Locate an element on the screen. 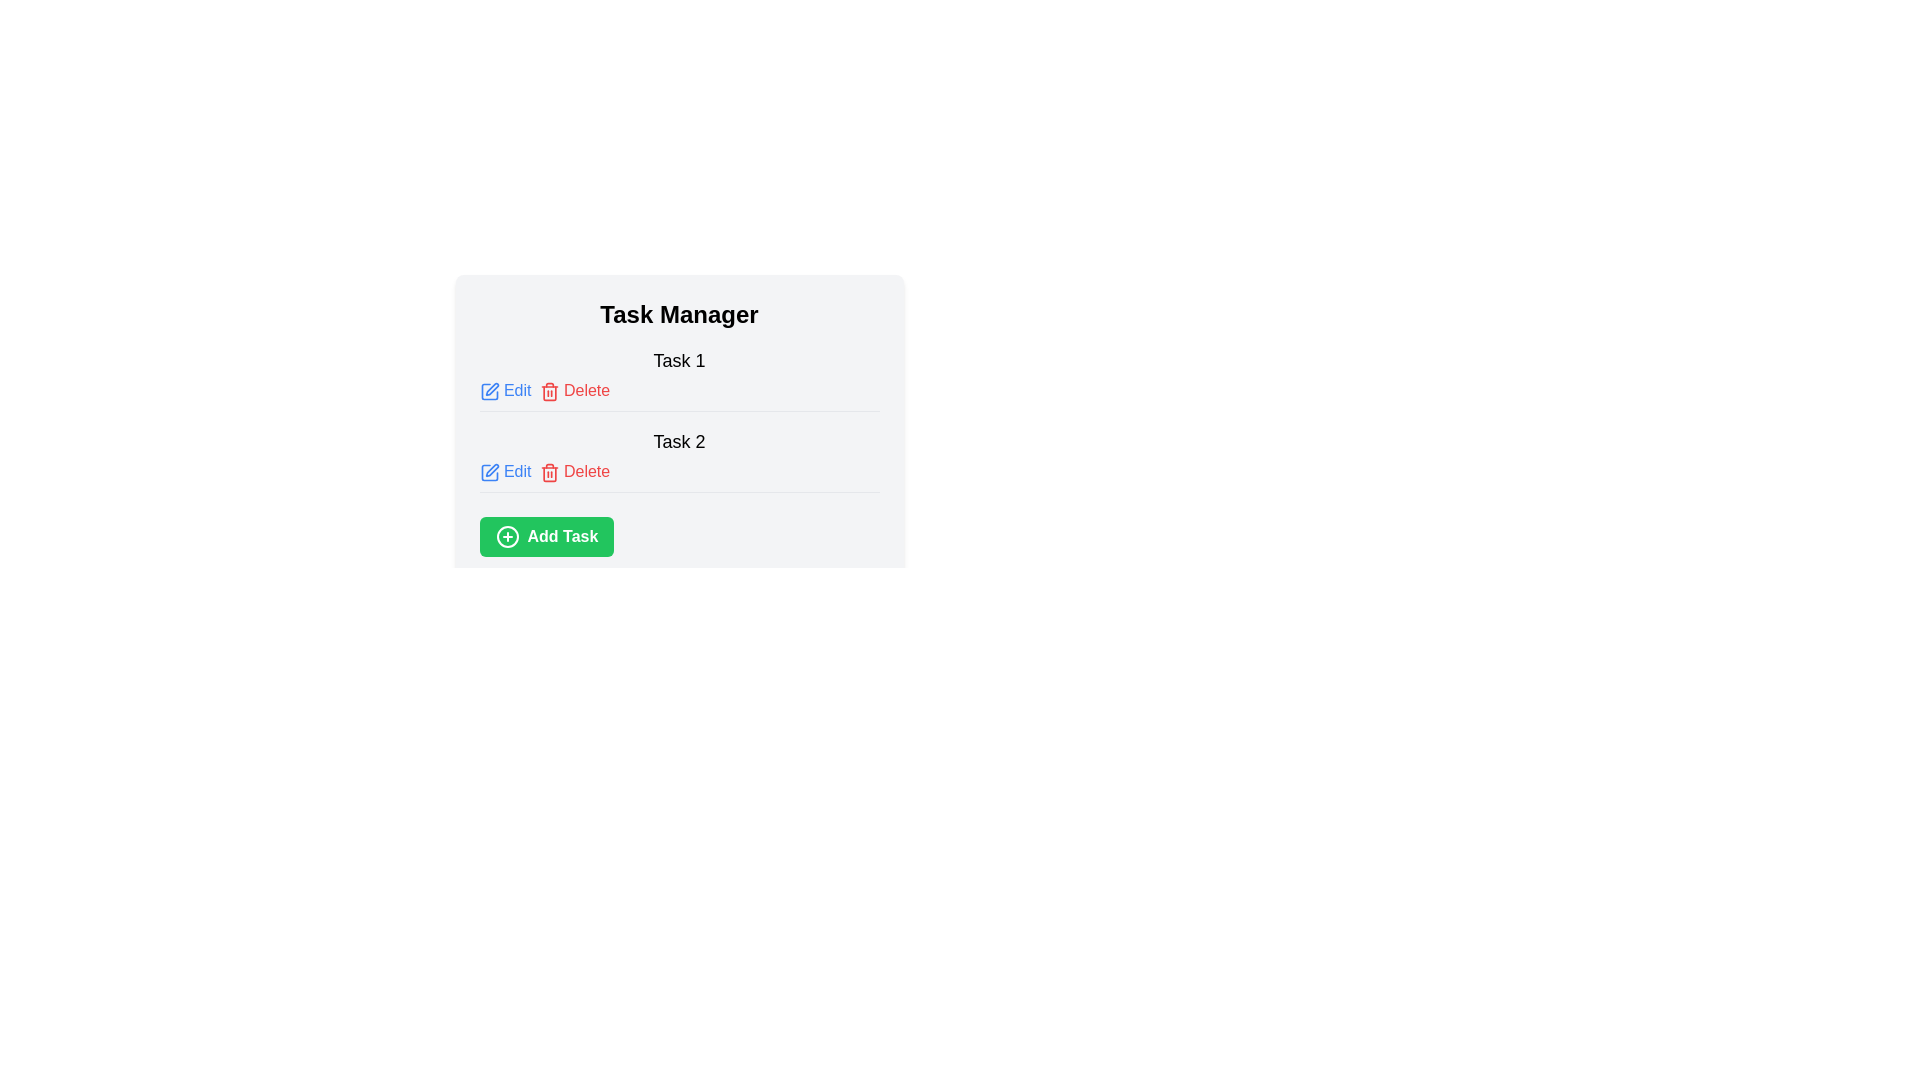 Image resolution: width=1920 pixels, height=1080 pixels. the delete icon in the 'Delete' section for Task 1, located in the top sub-segment of the task management panel is located at coordinates (549, 472).